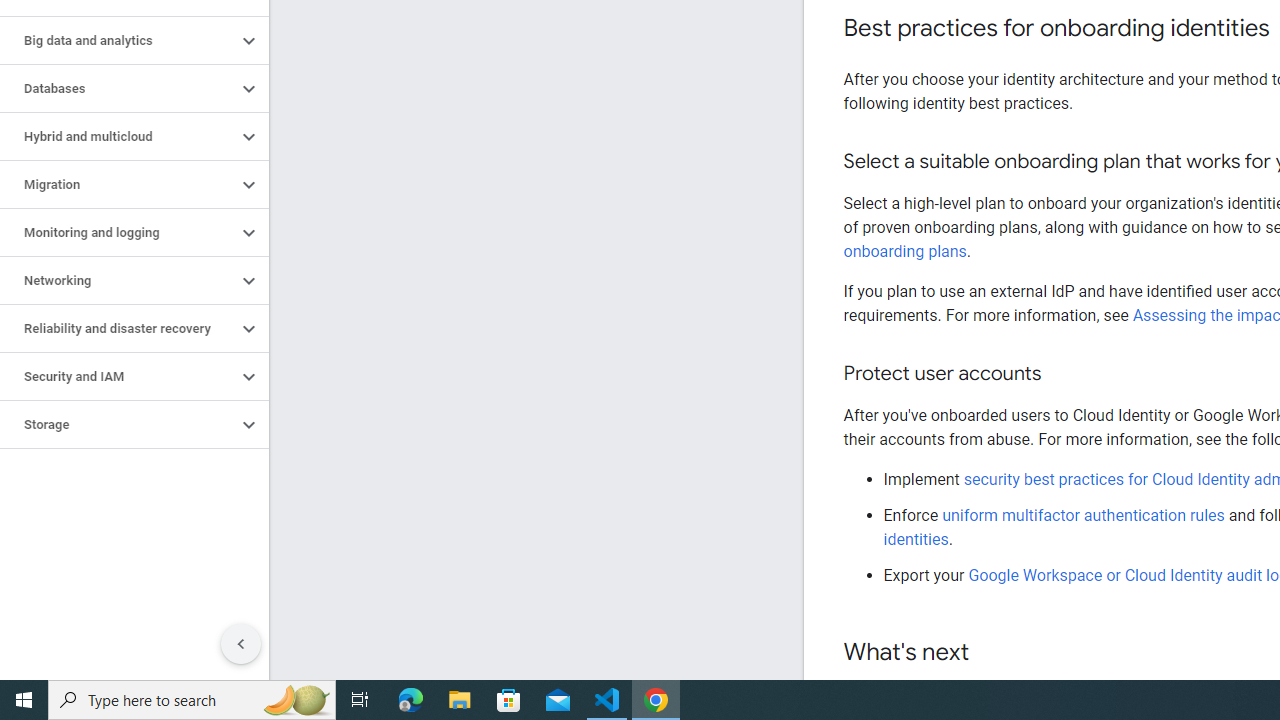 This screenshot has height=720, width=1280. I want to click on 'Security and IAM', so click(117, 376).